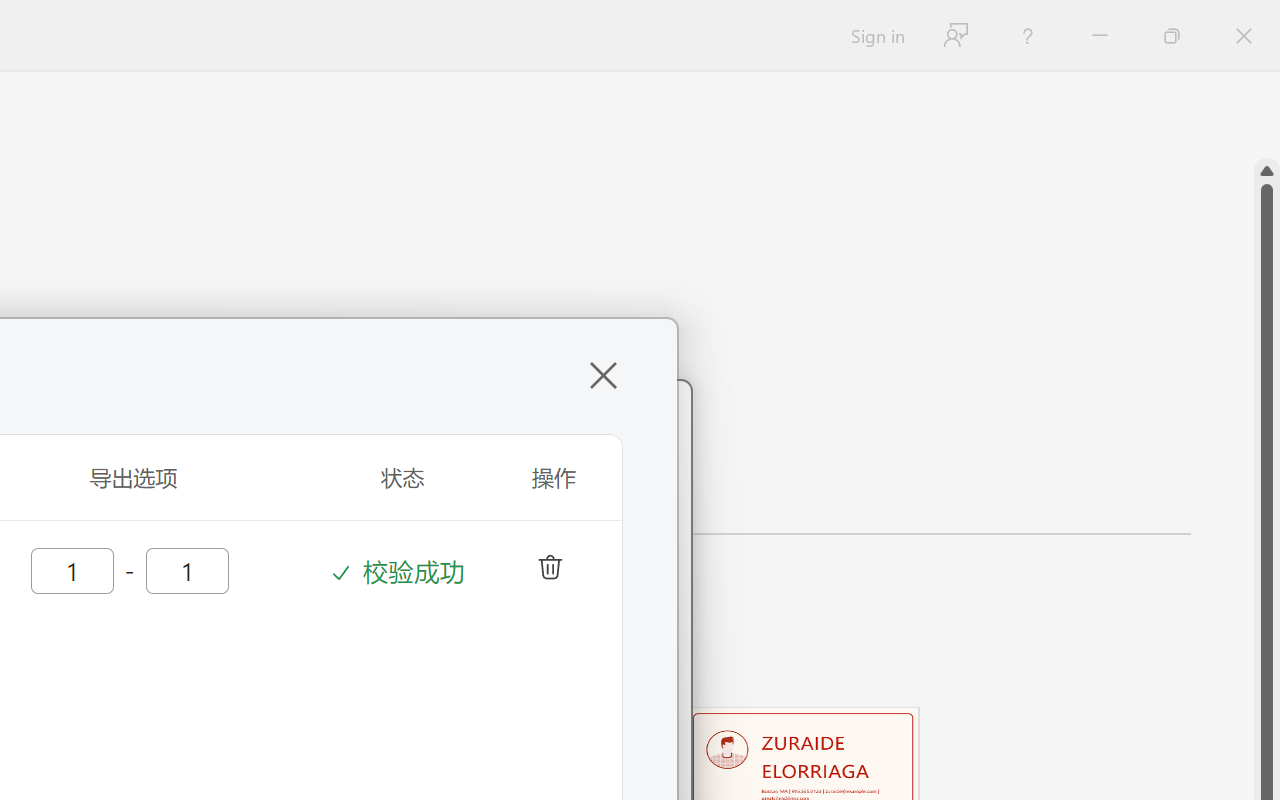 The image size is (1280, 800). Describe the element at coordinates (1266, 170) in the screenshot. I see `'Line up'` at that location.